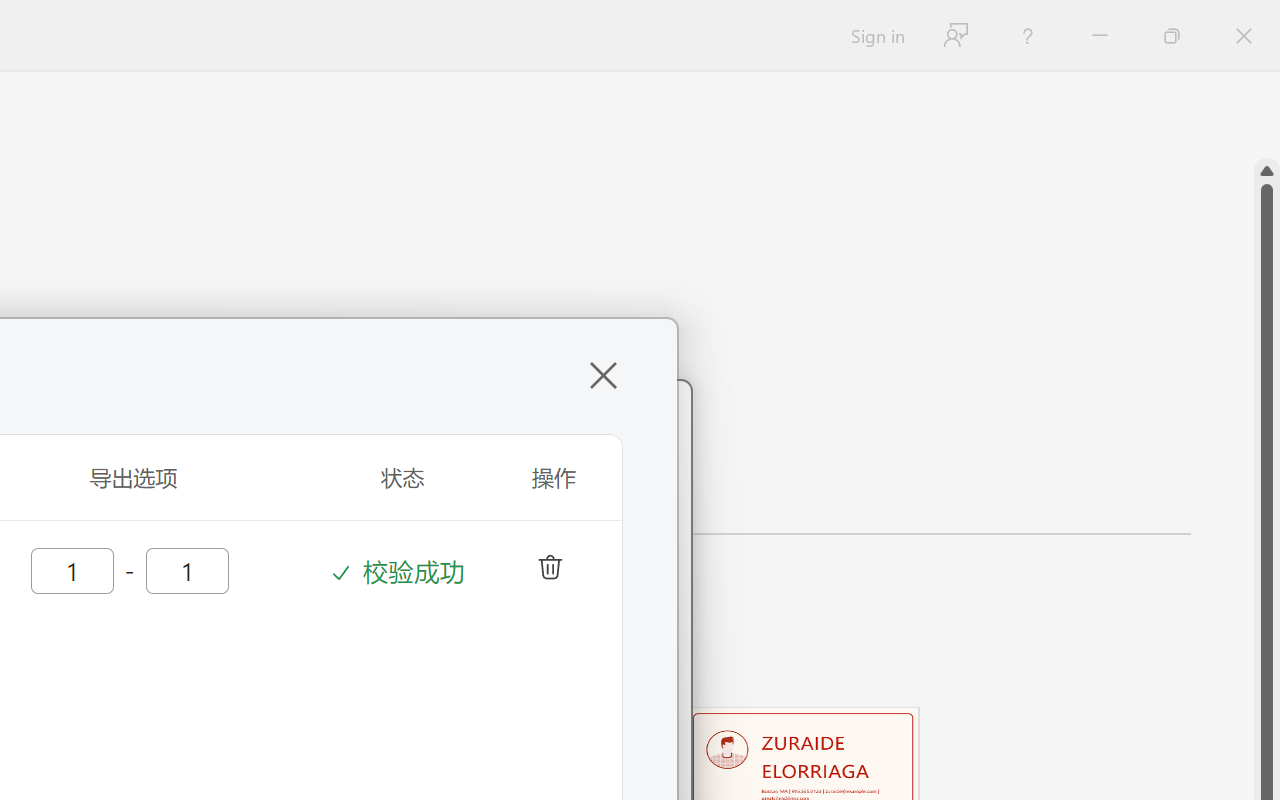 The image size is (1280, 800). Describe the element at coordinates (1266, 170) in the screenshot. I see `'Line up'` at that location.